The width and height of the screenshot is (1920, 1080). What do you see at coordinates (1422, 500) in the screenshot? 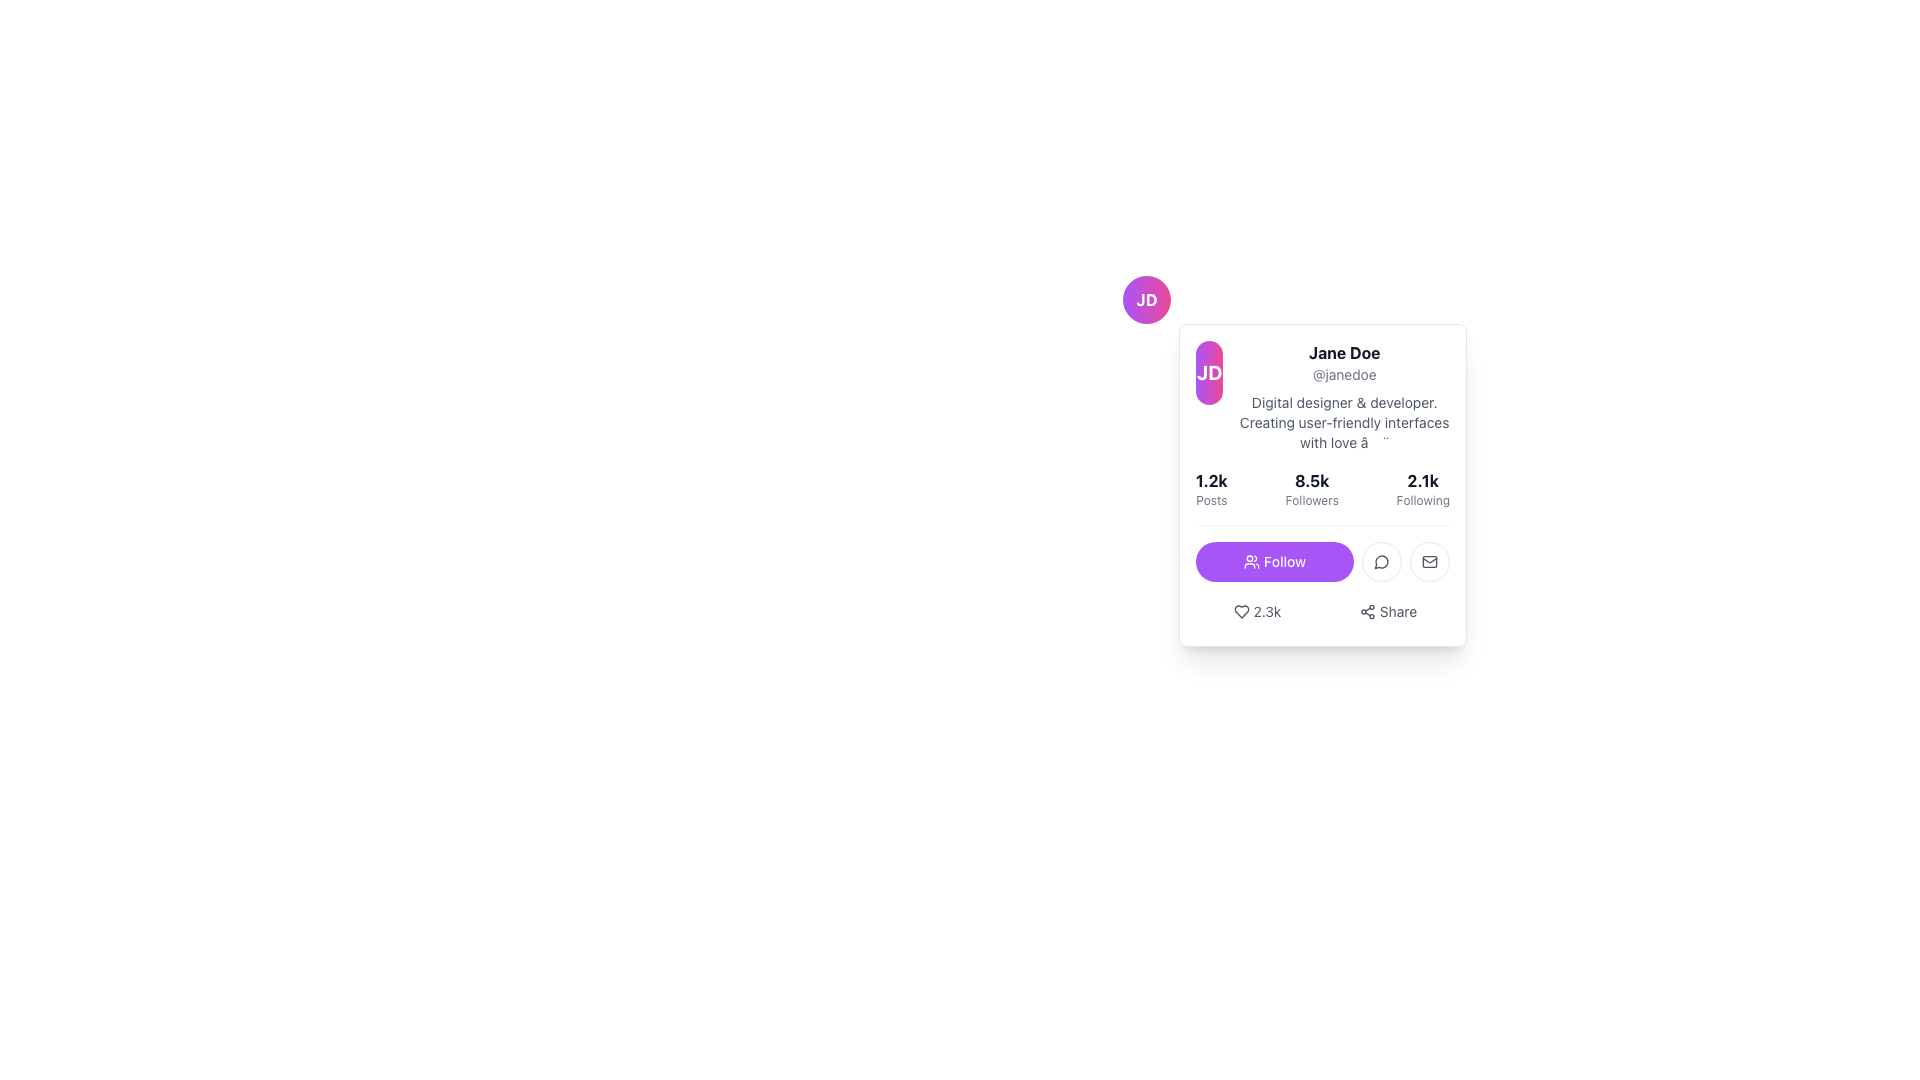
I see `the static label text indicating 'Following', which is located under the '2.1k' number in the profile card layout` at bounding box center [1422, 500].